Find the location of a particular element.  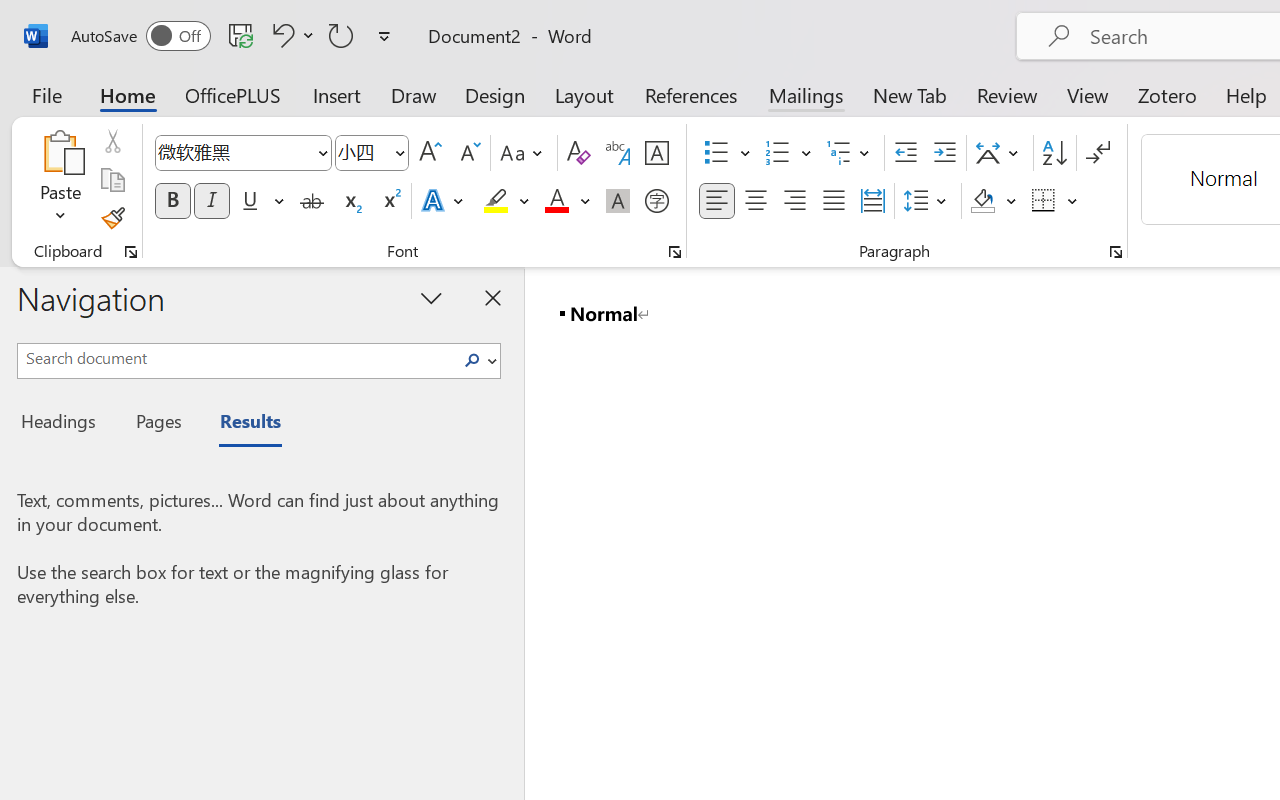

'Show/Hide Editing Marks' is located at coordinates (1097, 153).